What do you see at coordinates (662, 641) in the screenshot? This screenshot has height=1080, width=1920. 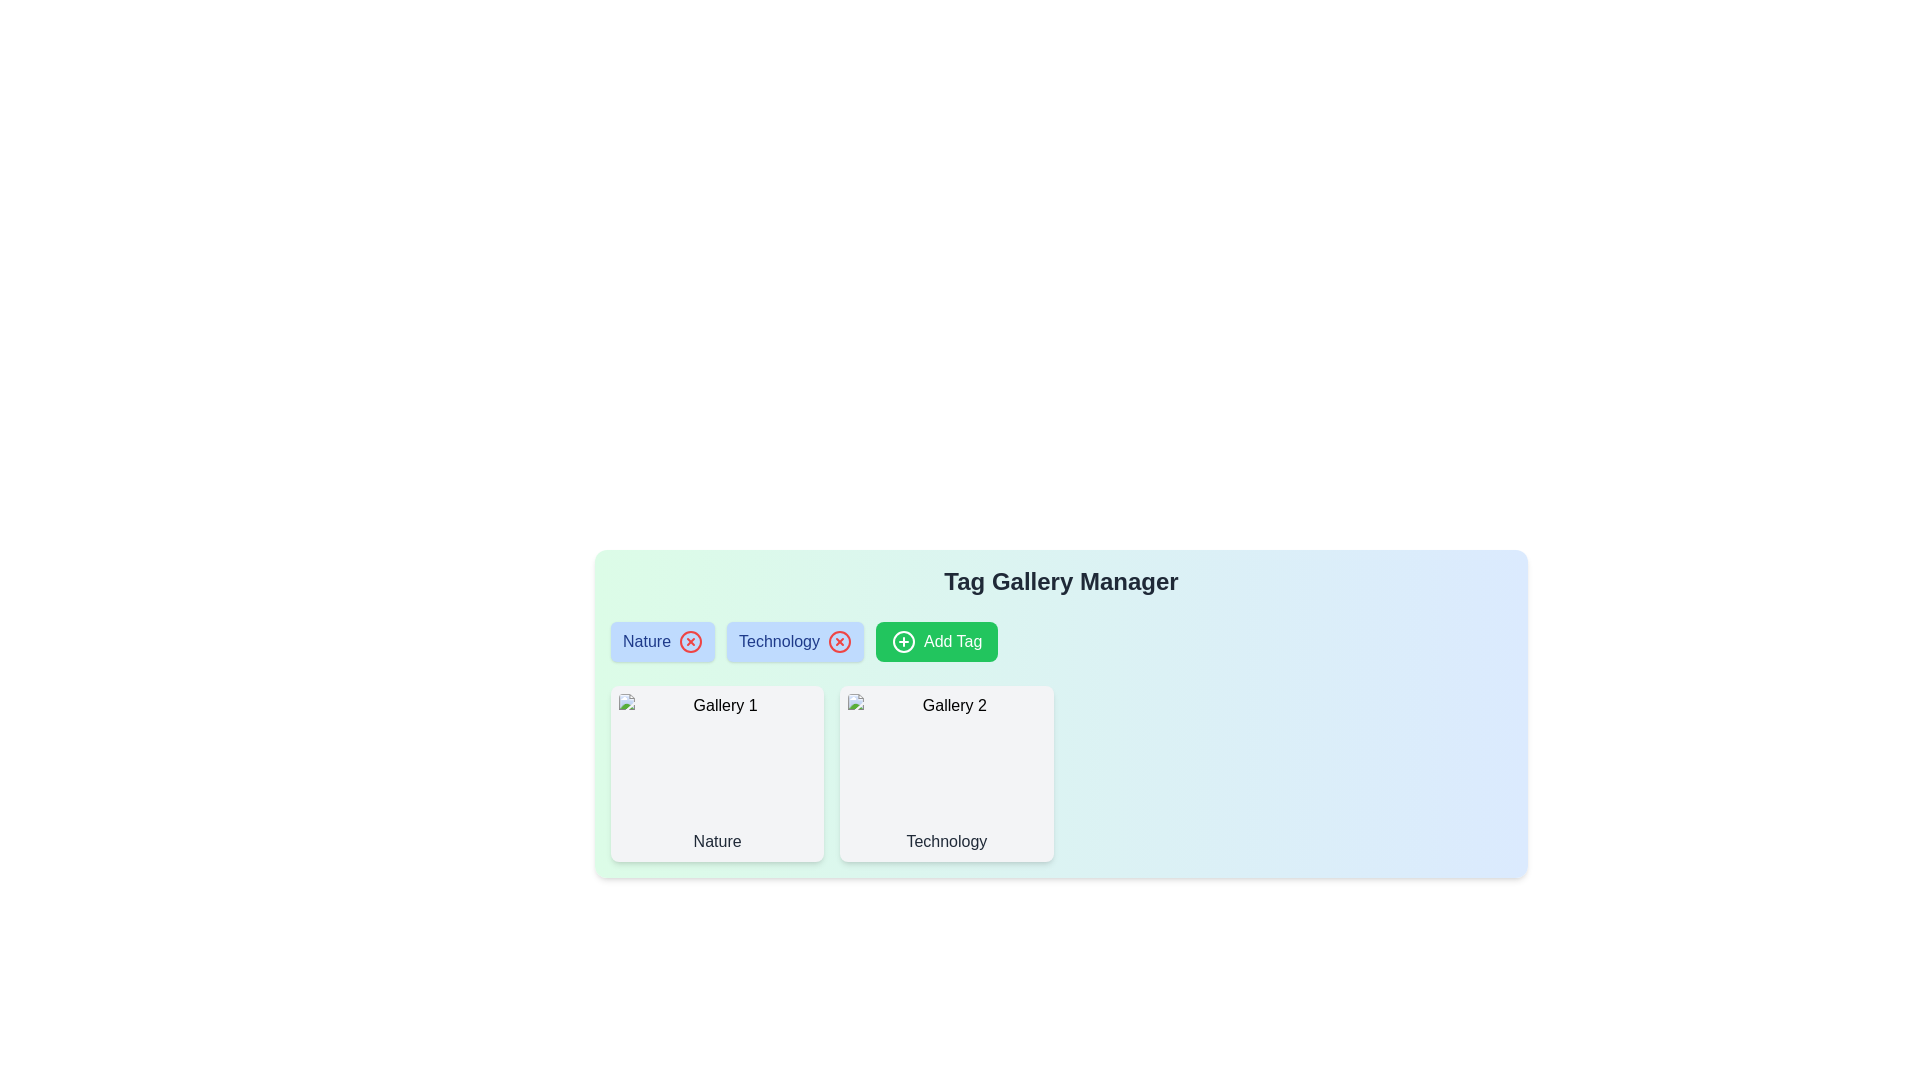 I see `the 'Nature' tag` at bounding box center [662, 641].